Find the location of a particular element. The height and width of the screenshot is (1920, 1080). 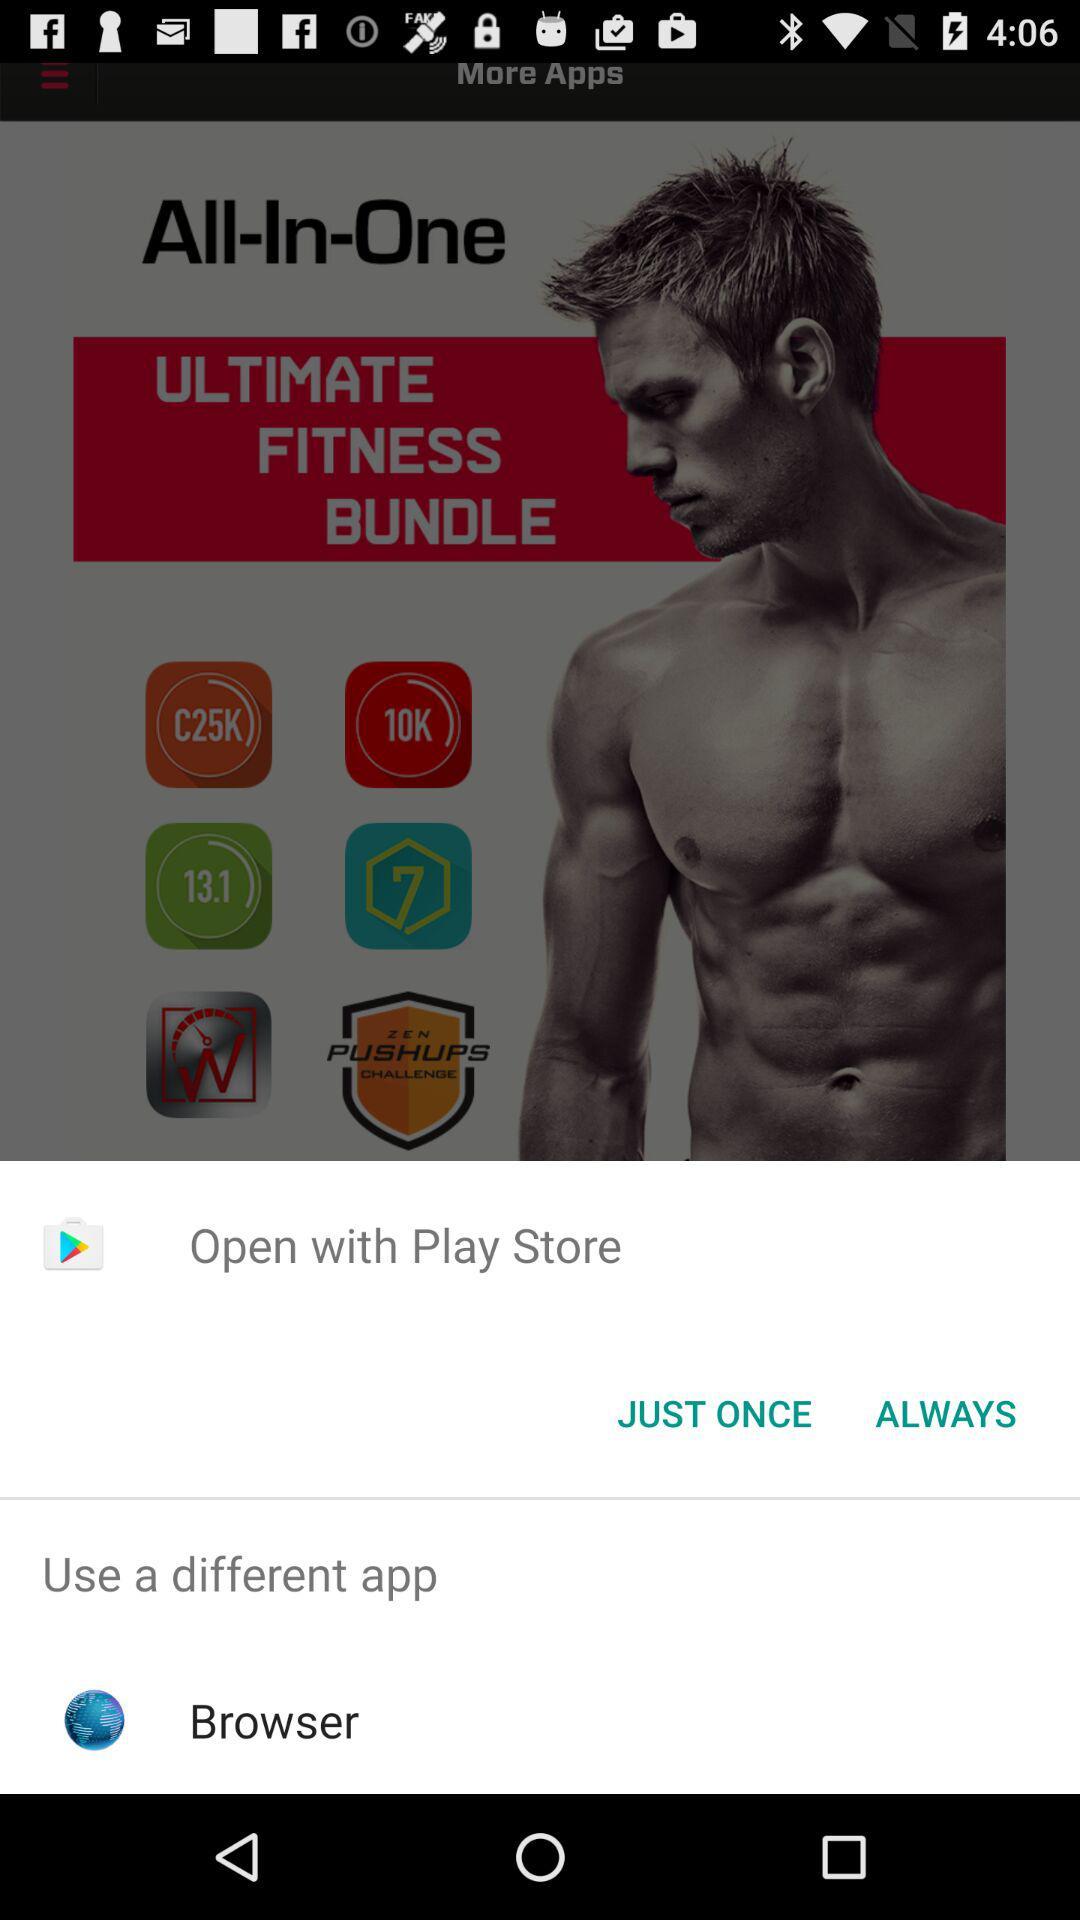

button to the right of the just once icon is located at coordinates (945, 1411).